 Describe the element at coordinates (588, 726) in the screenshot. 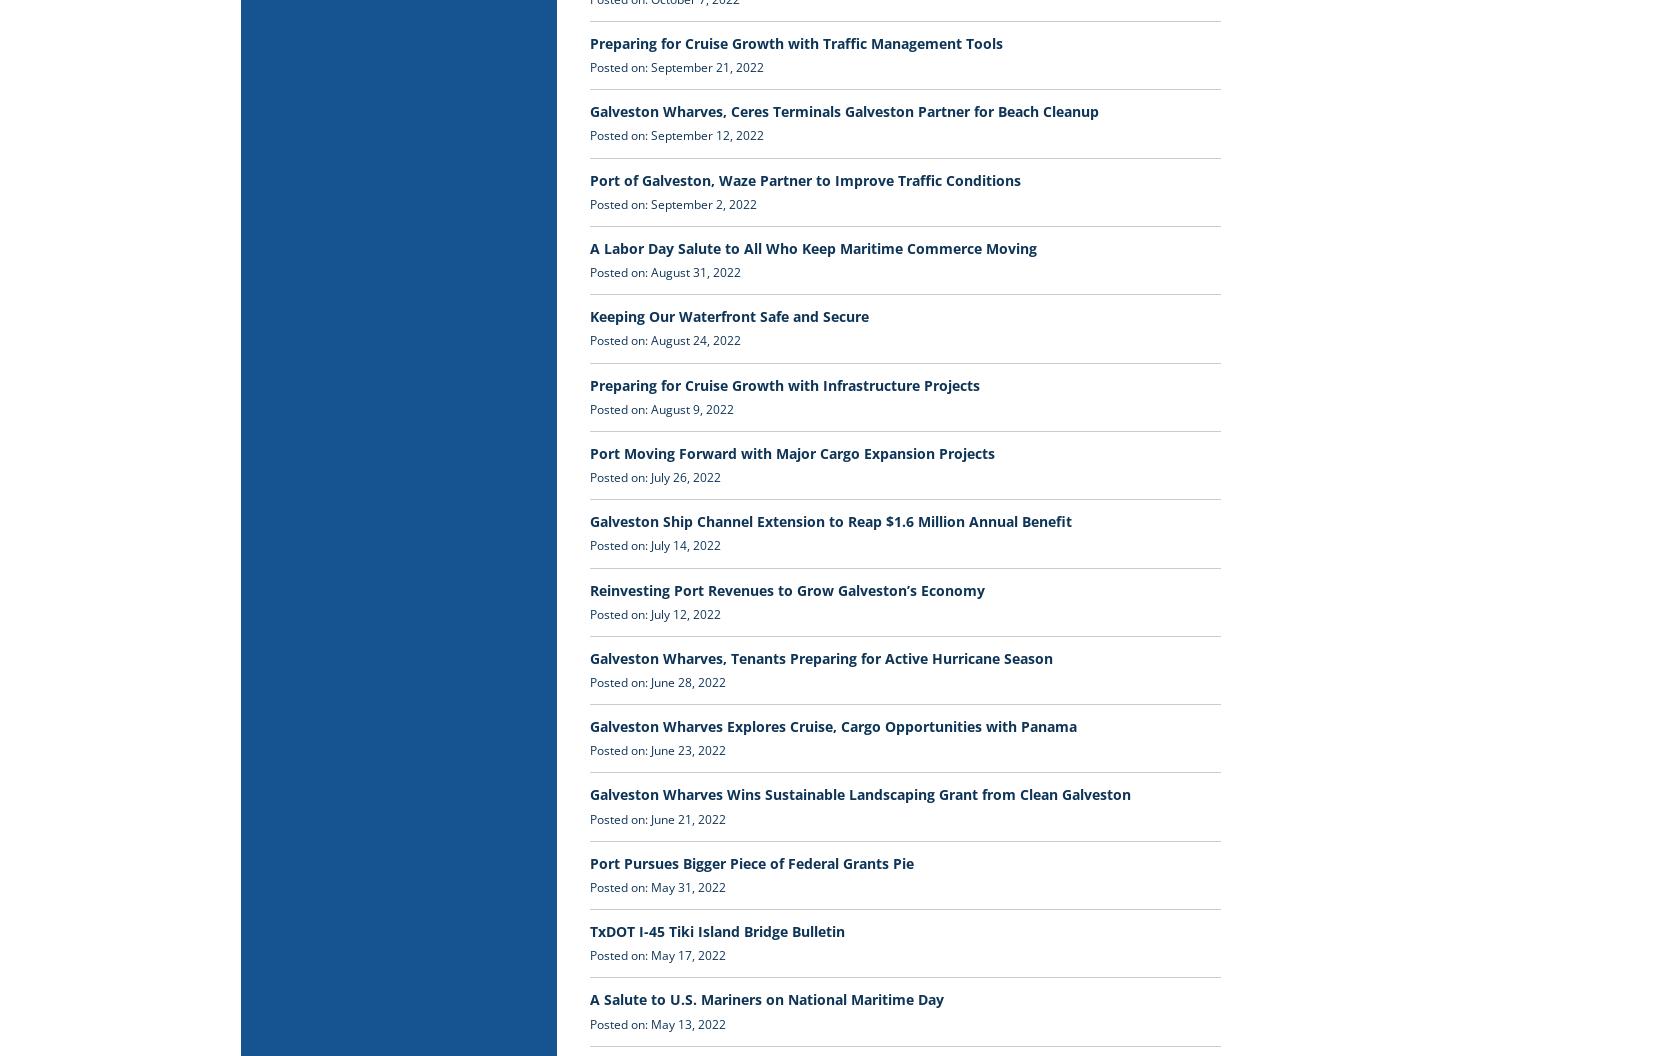

I see `'Galveston Wharves Explores Cruise, Cargo Opportunities with Panama'` at that location.